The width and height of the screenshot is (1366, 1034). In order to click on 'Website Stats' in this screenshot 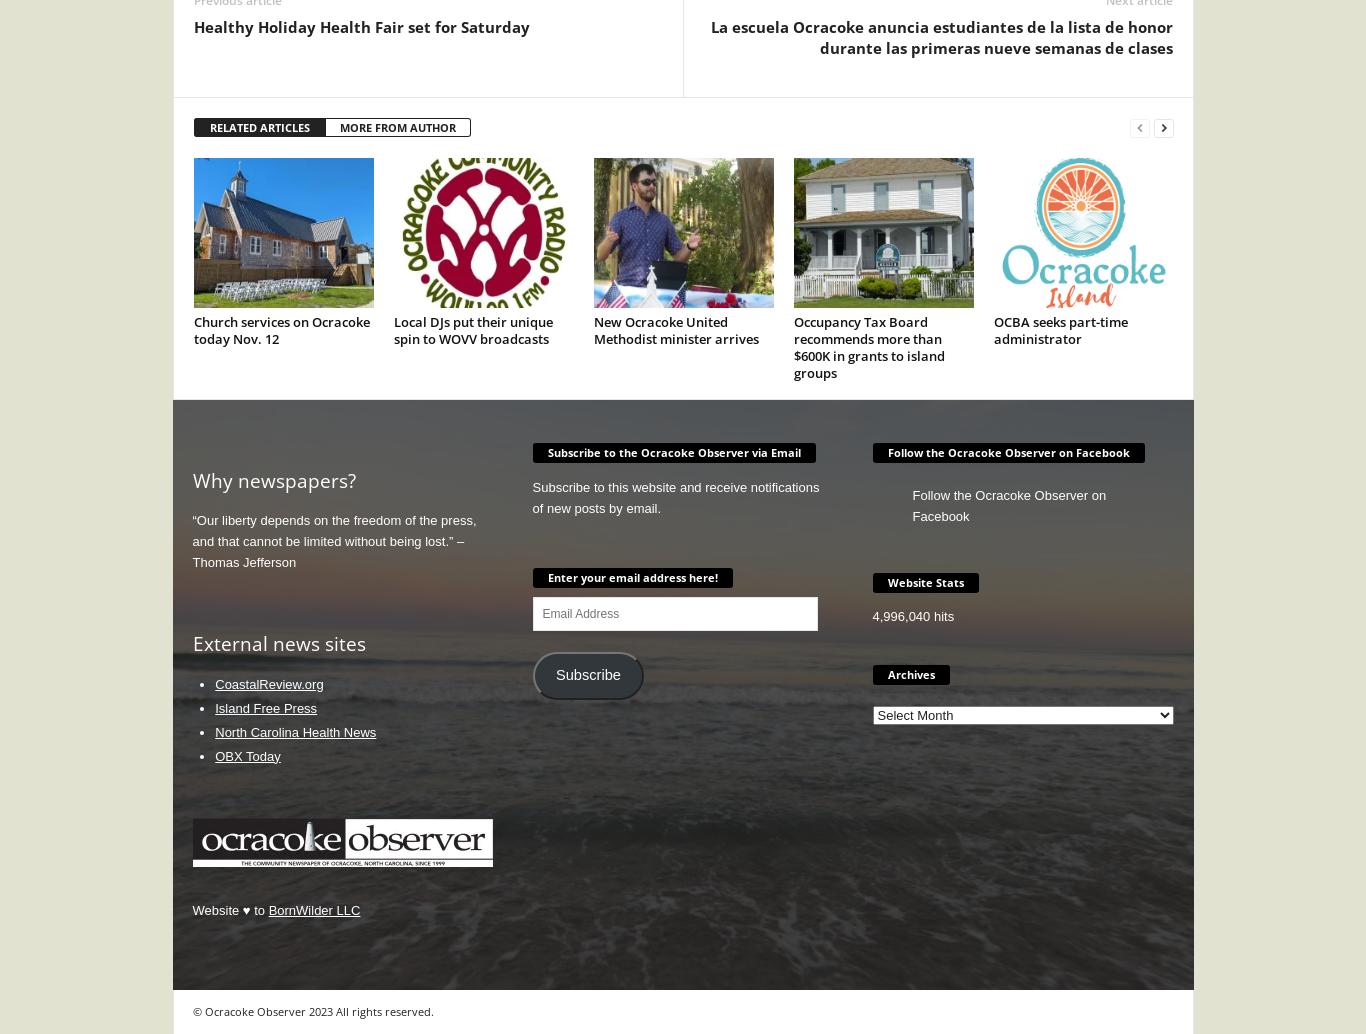, I will do `click(925, 581)`.